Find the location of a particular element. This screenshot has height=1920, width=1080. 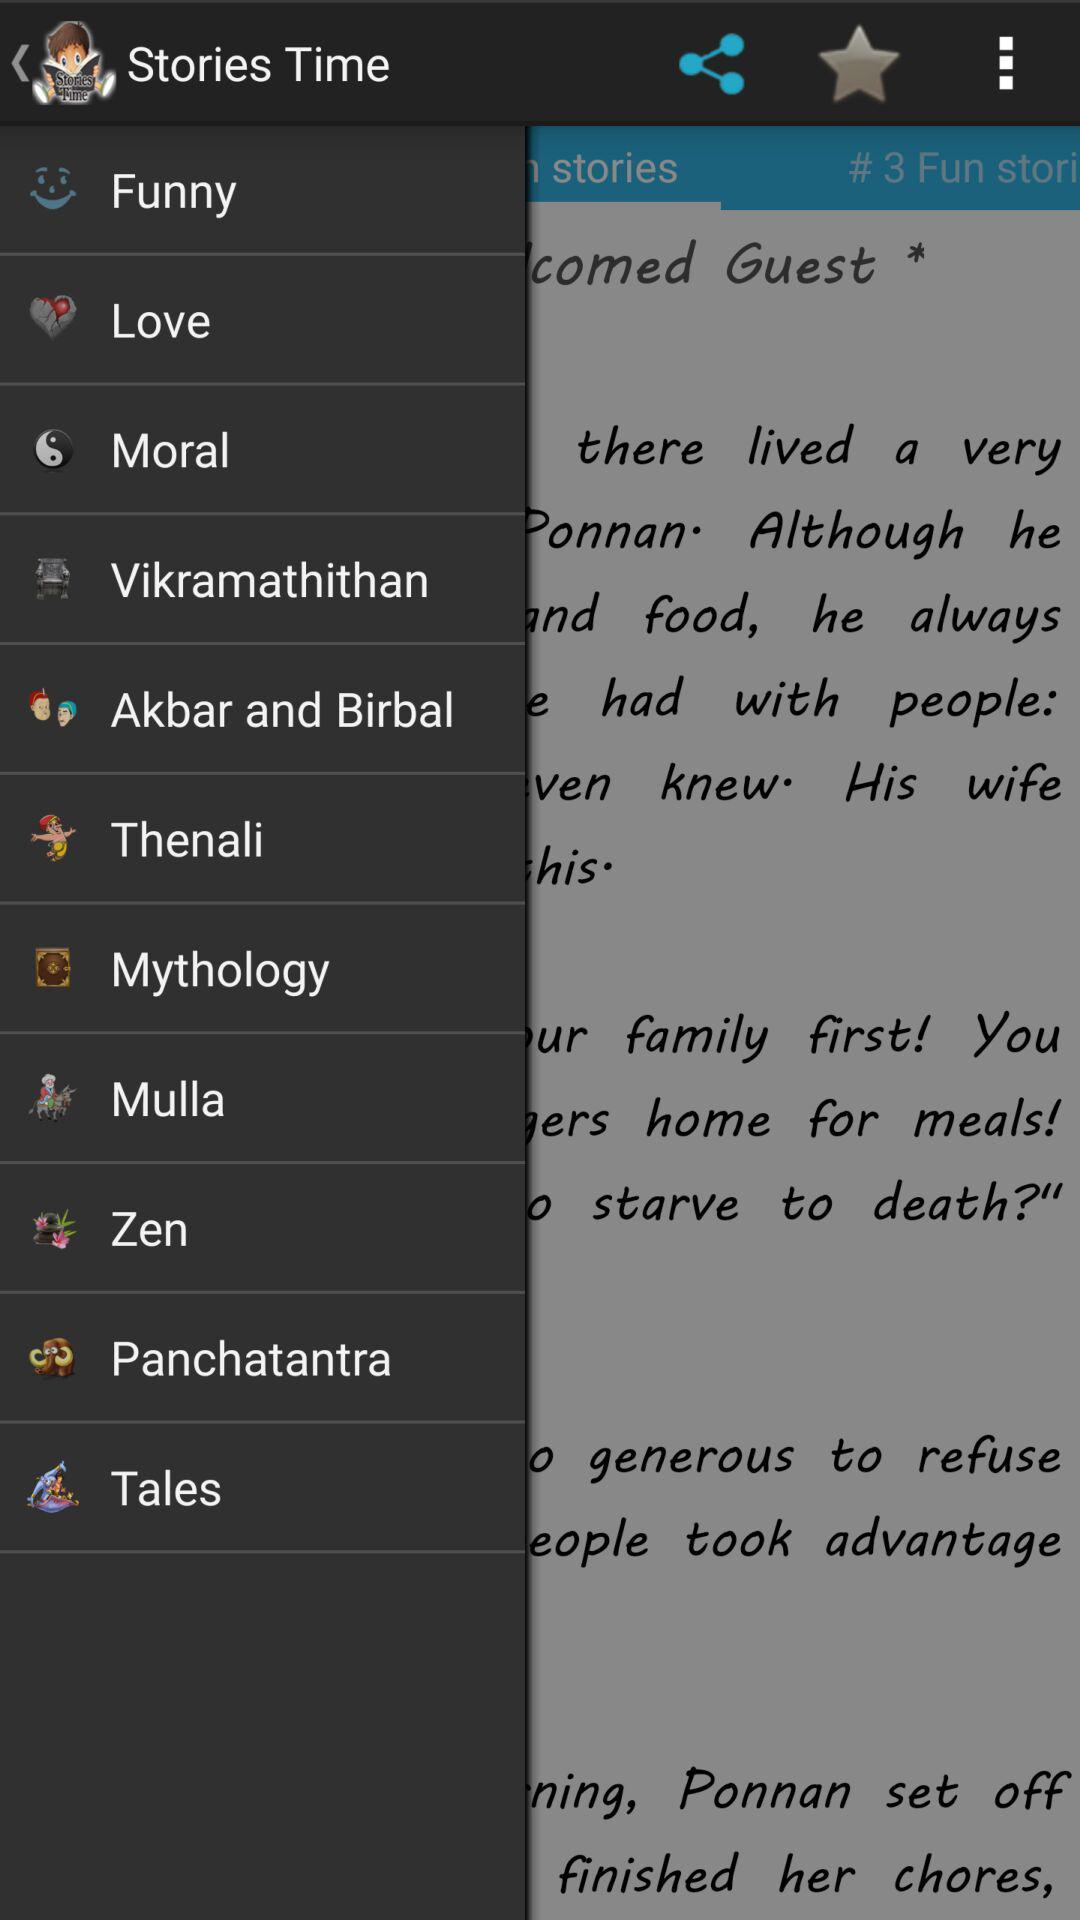

image left side of love is located at coordinates (51, 317).